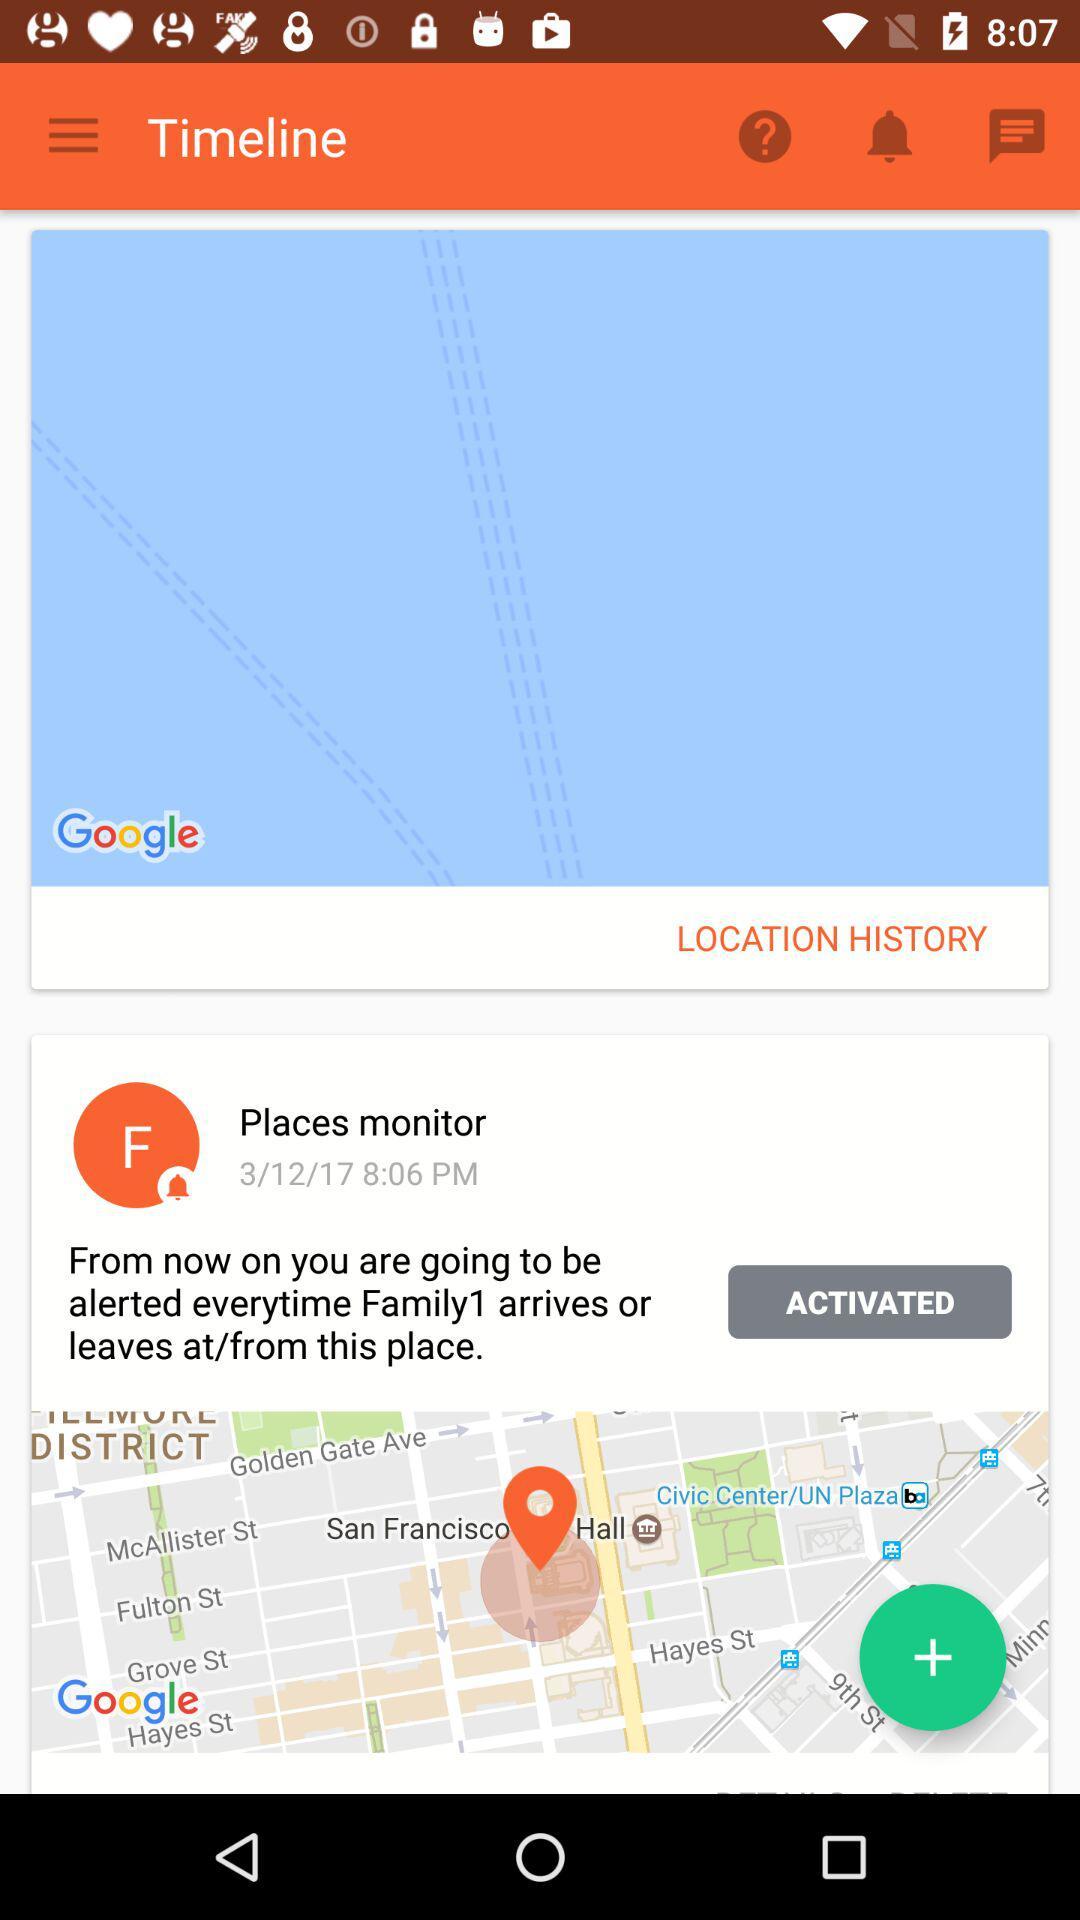 This screenshot has height=1920, width=1080. Describe the element at coordinates (933, 1657) in the screenshot. I see `the add icon` at that location.